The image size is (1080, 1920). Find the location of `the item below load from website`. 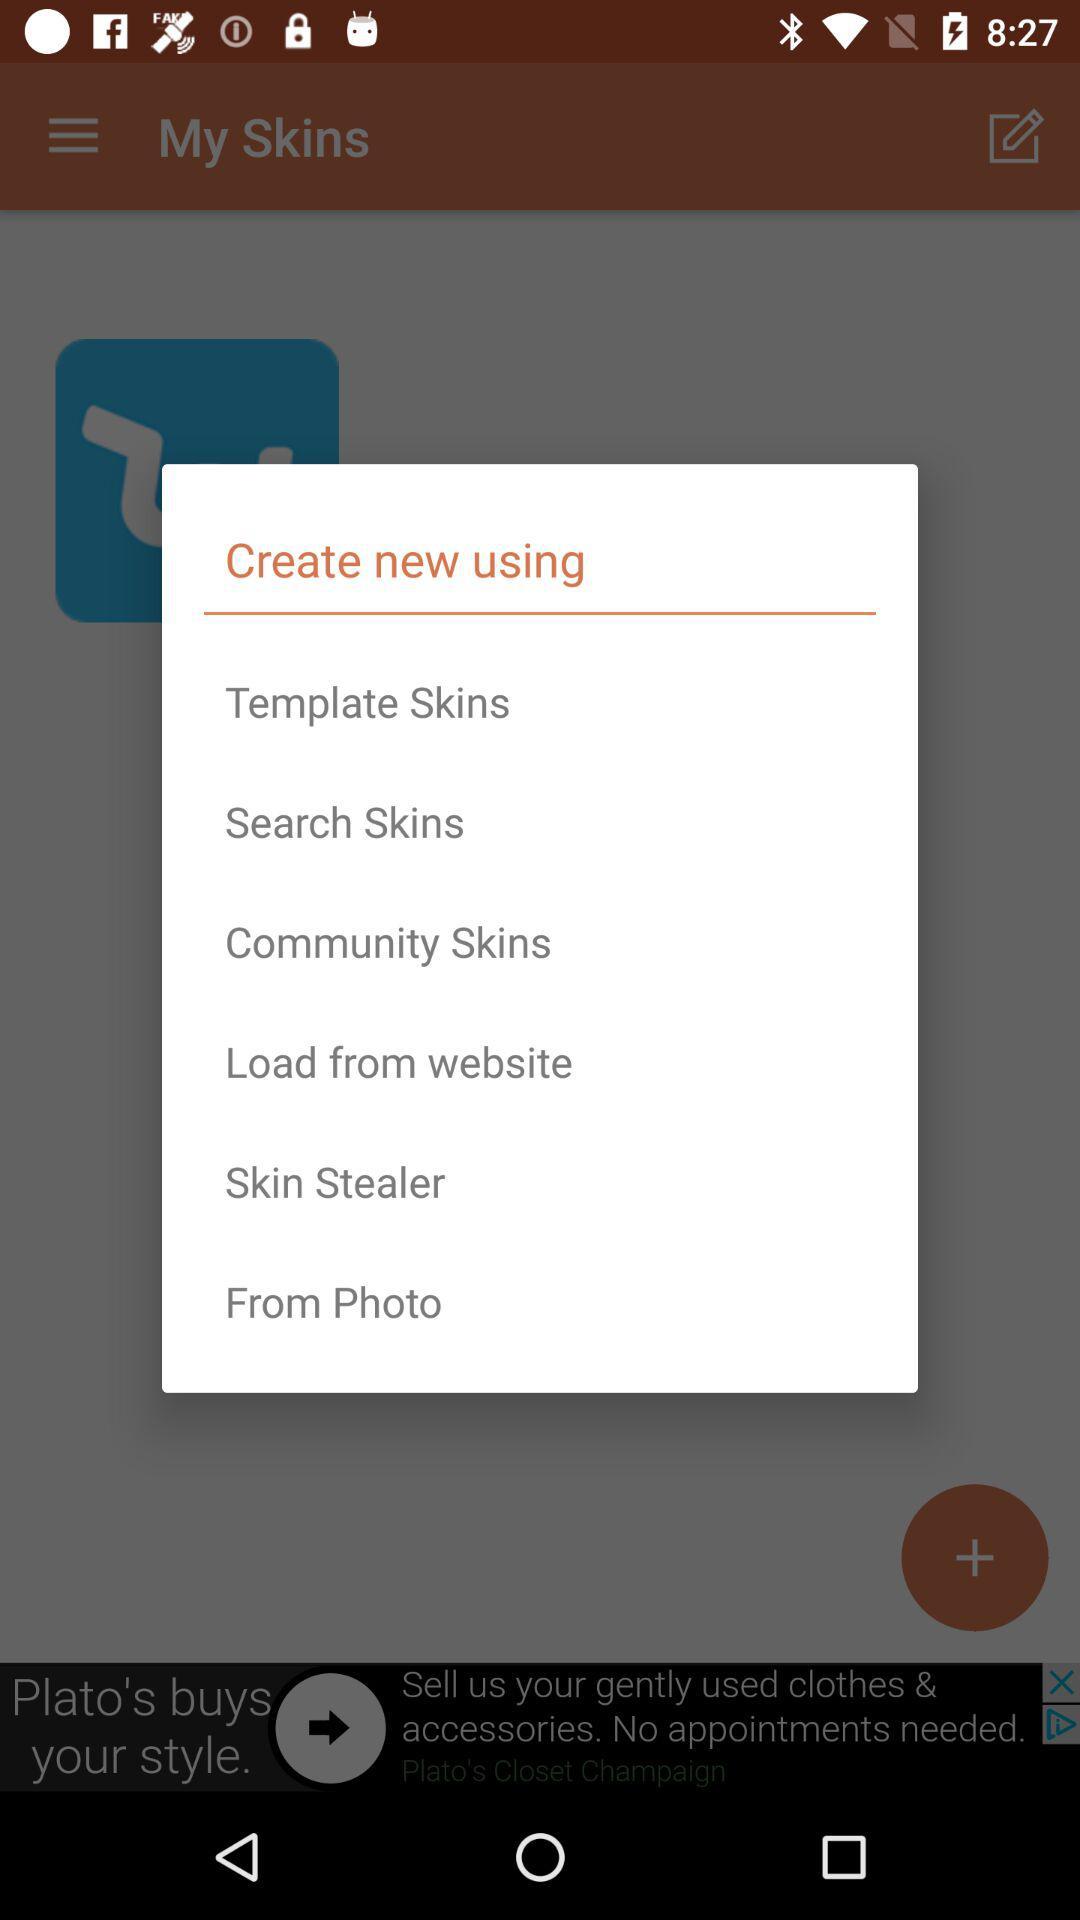

the item below load from website is located at coordinates (540, 1181).